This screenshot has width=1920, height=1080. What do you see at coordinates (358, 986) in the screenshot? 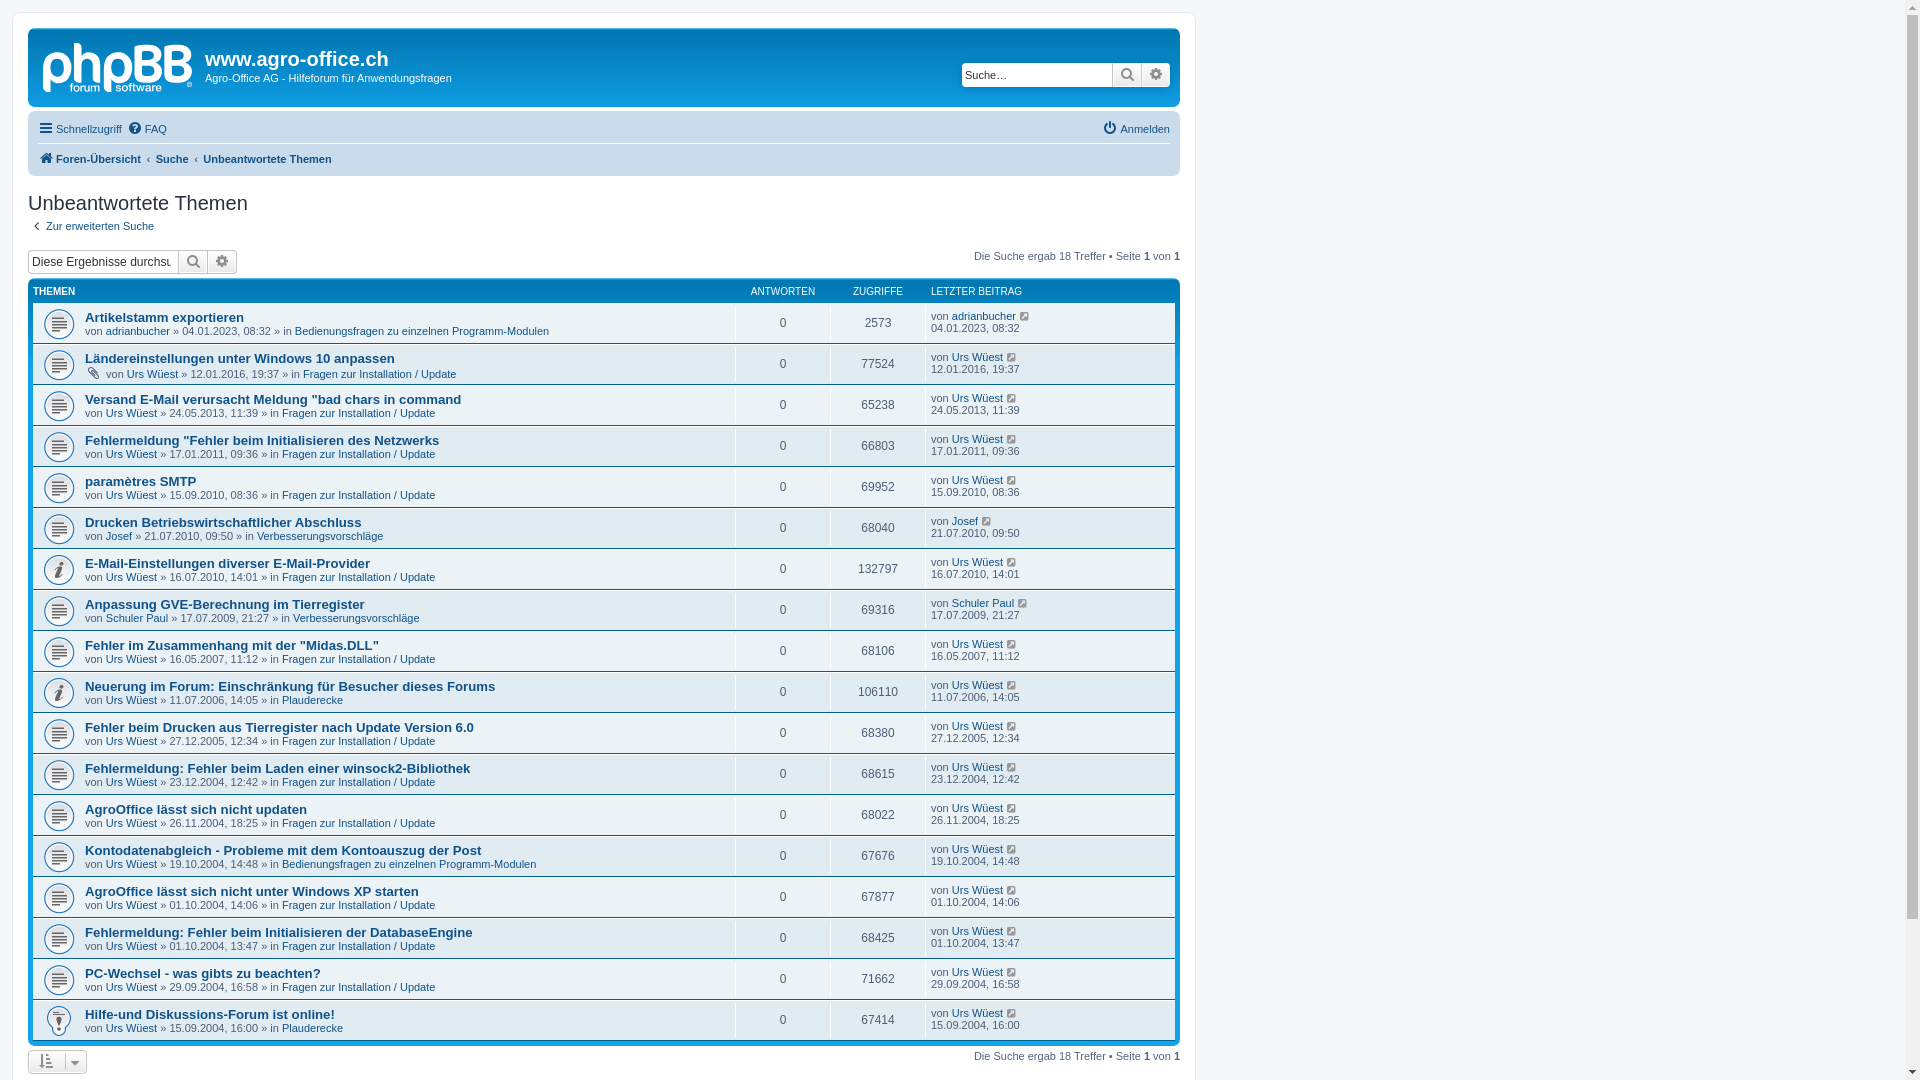
I see `'Fragen zur Installation / Update'` at bounding box center [358, 986].